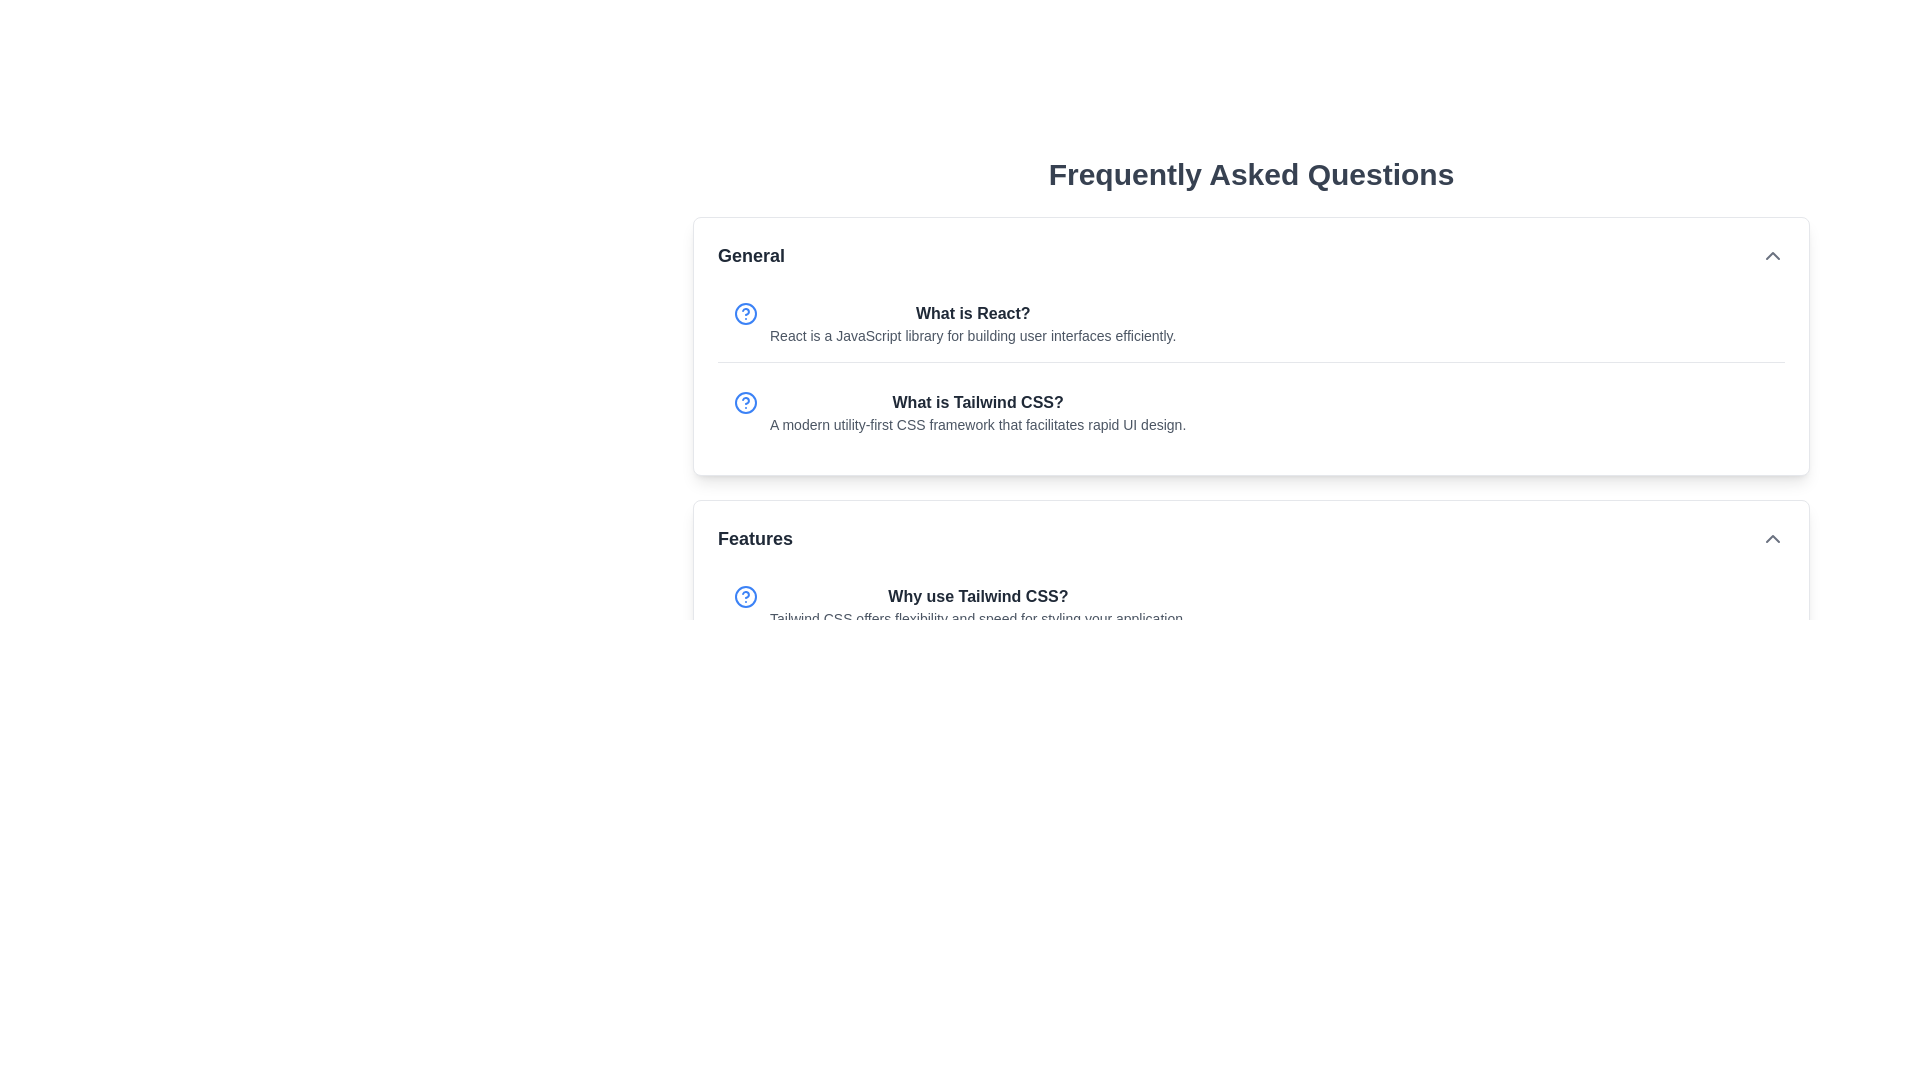 This screenshot has width=1920, height=1080. I want to click on the text element displaying the question 'What is Tailwind CSS?', so click(978, 402).